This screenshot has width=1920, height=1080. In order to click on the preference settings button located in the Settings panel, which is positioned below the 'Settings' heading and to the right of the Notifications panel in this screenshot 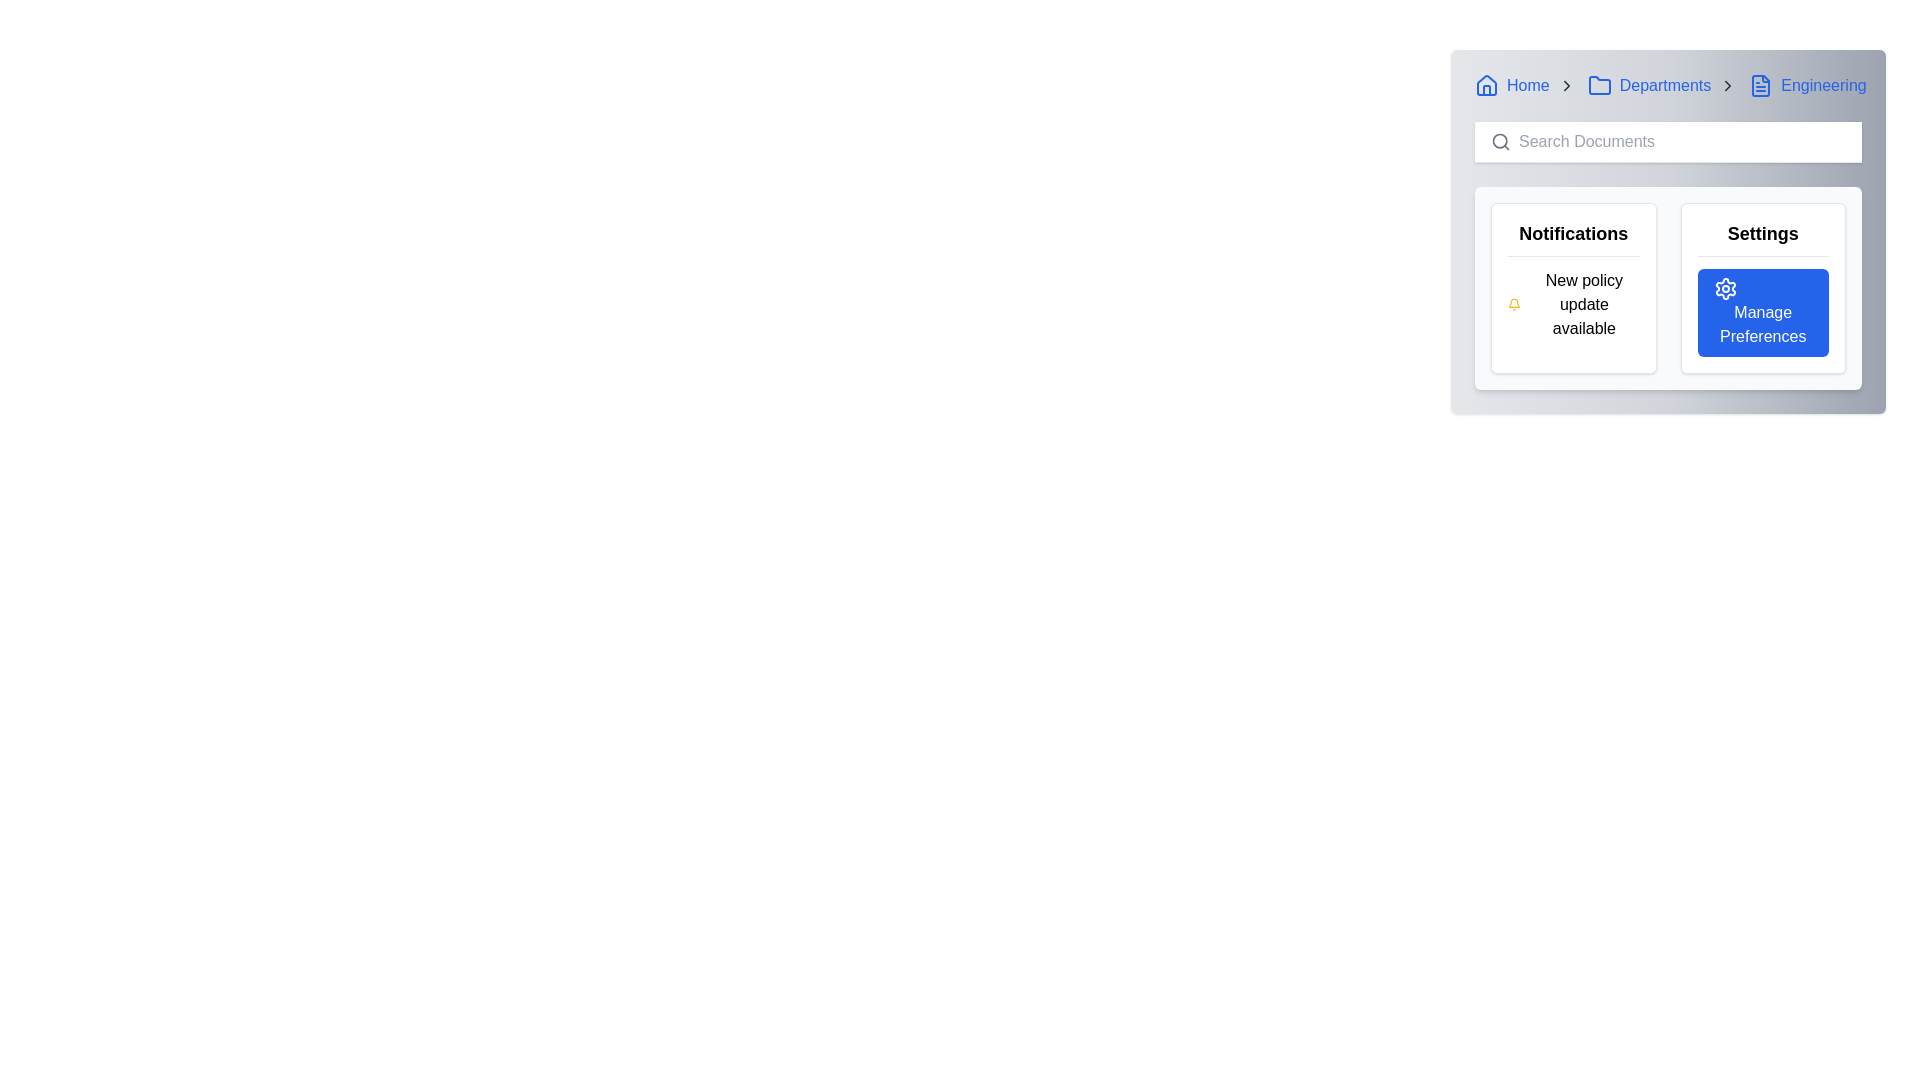, I will do `click(1763, 312)`.